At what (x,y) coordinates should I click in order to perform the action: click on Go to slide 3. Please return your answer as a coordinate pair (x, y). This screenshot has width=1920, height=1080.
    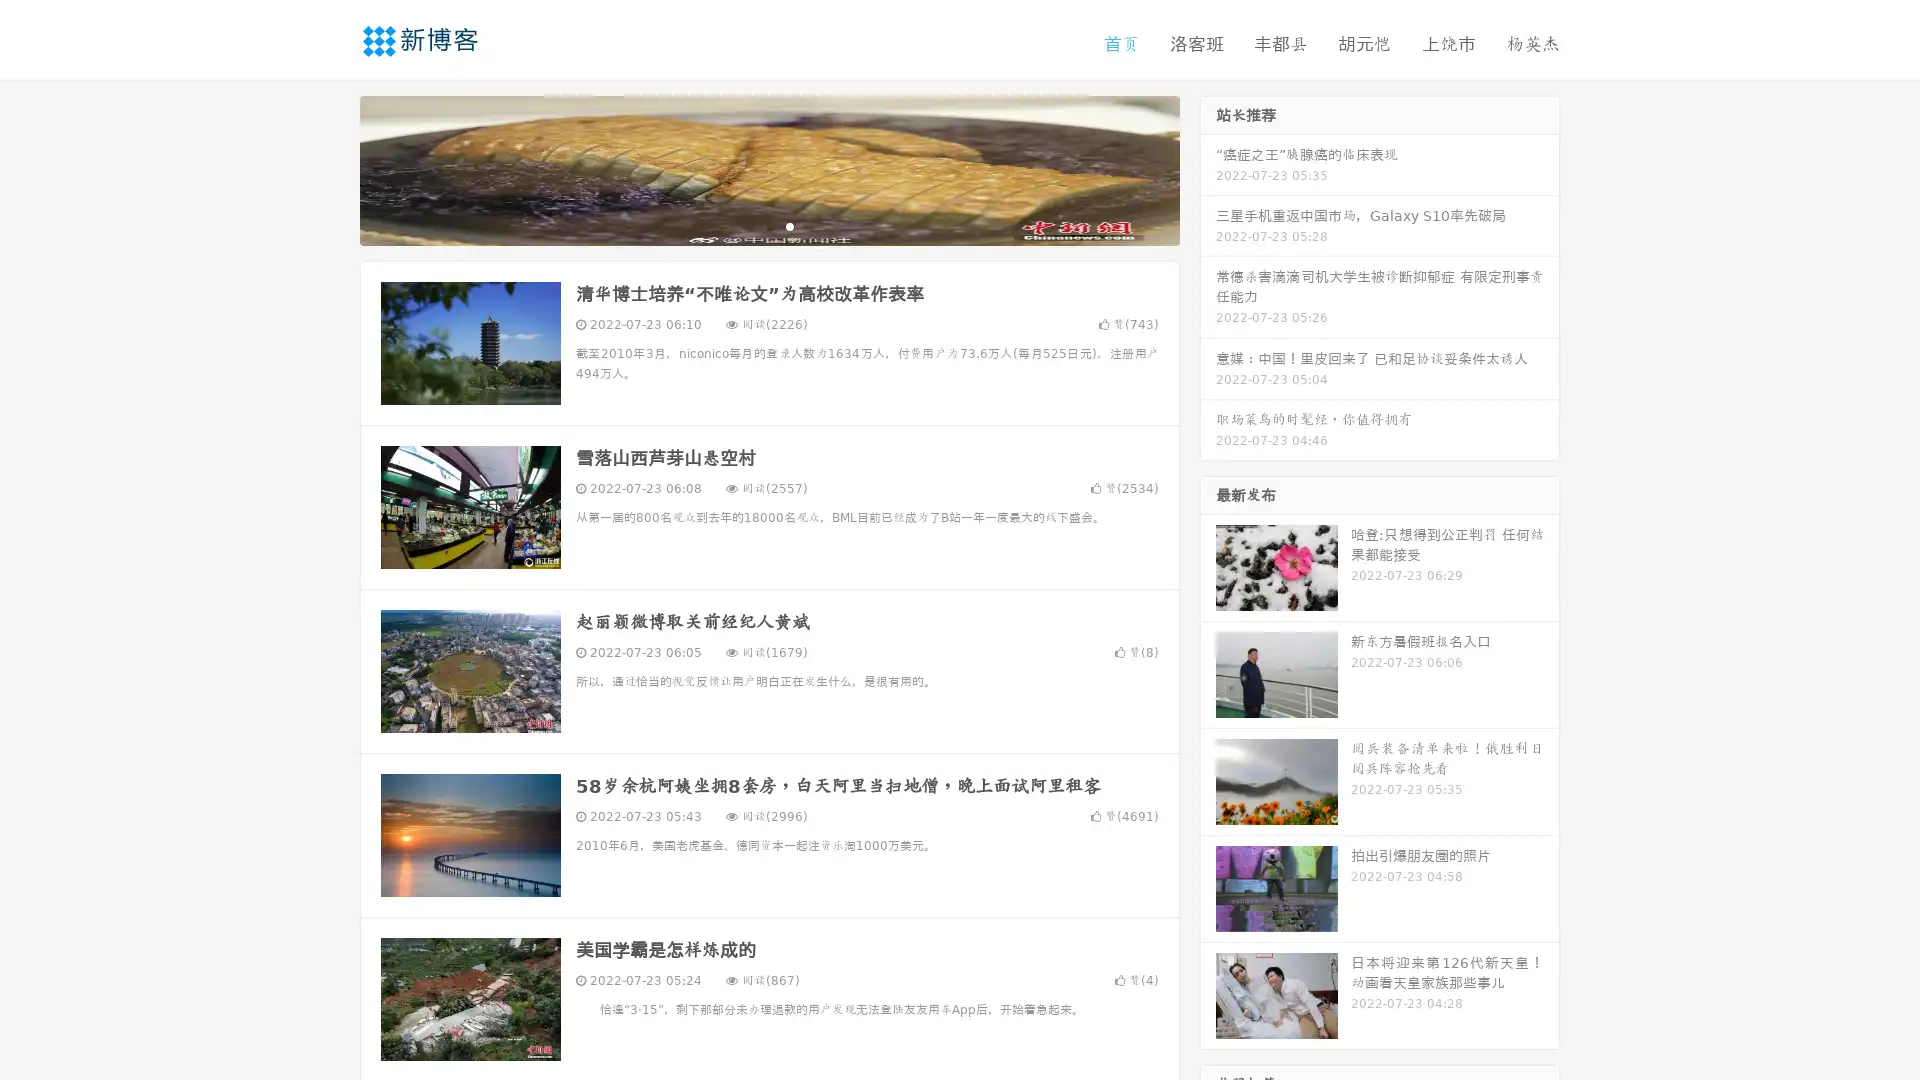
    Looking at the image, I should click on (789, 225).